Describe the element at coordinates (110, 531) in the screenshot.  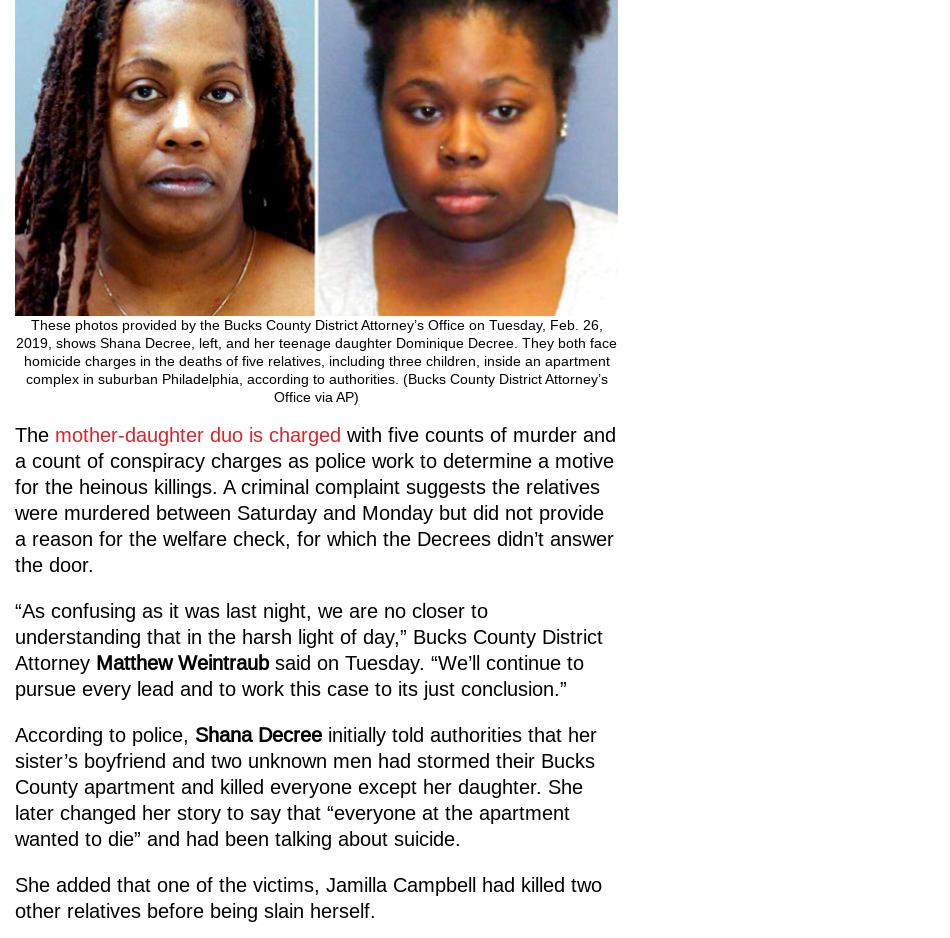
I see `'info@atlantablackstar.com'` at that location.